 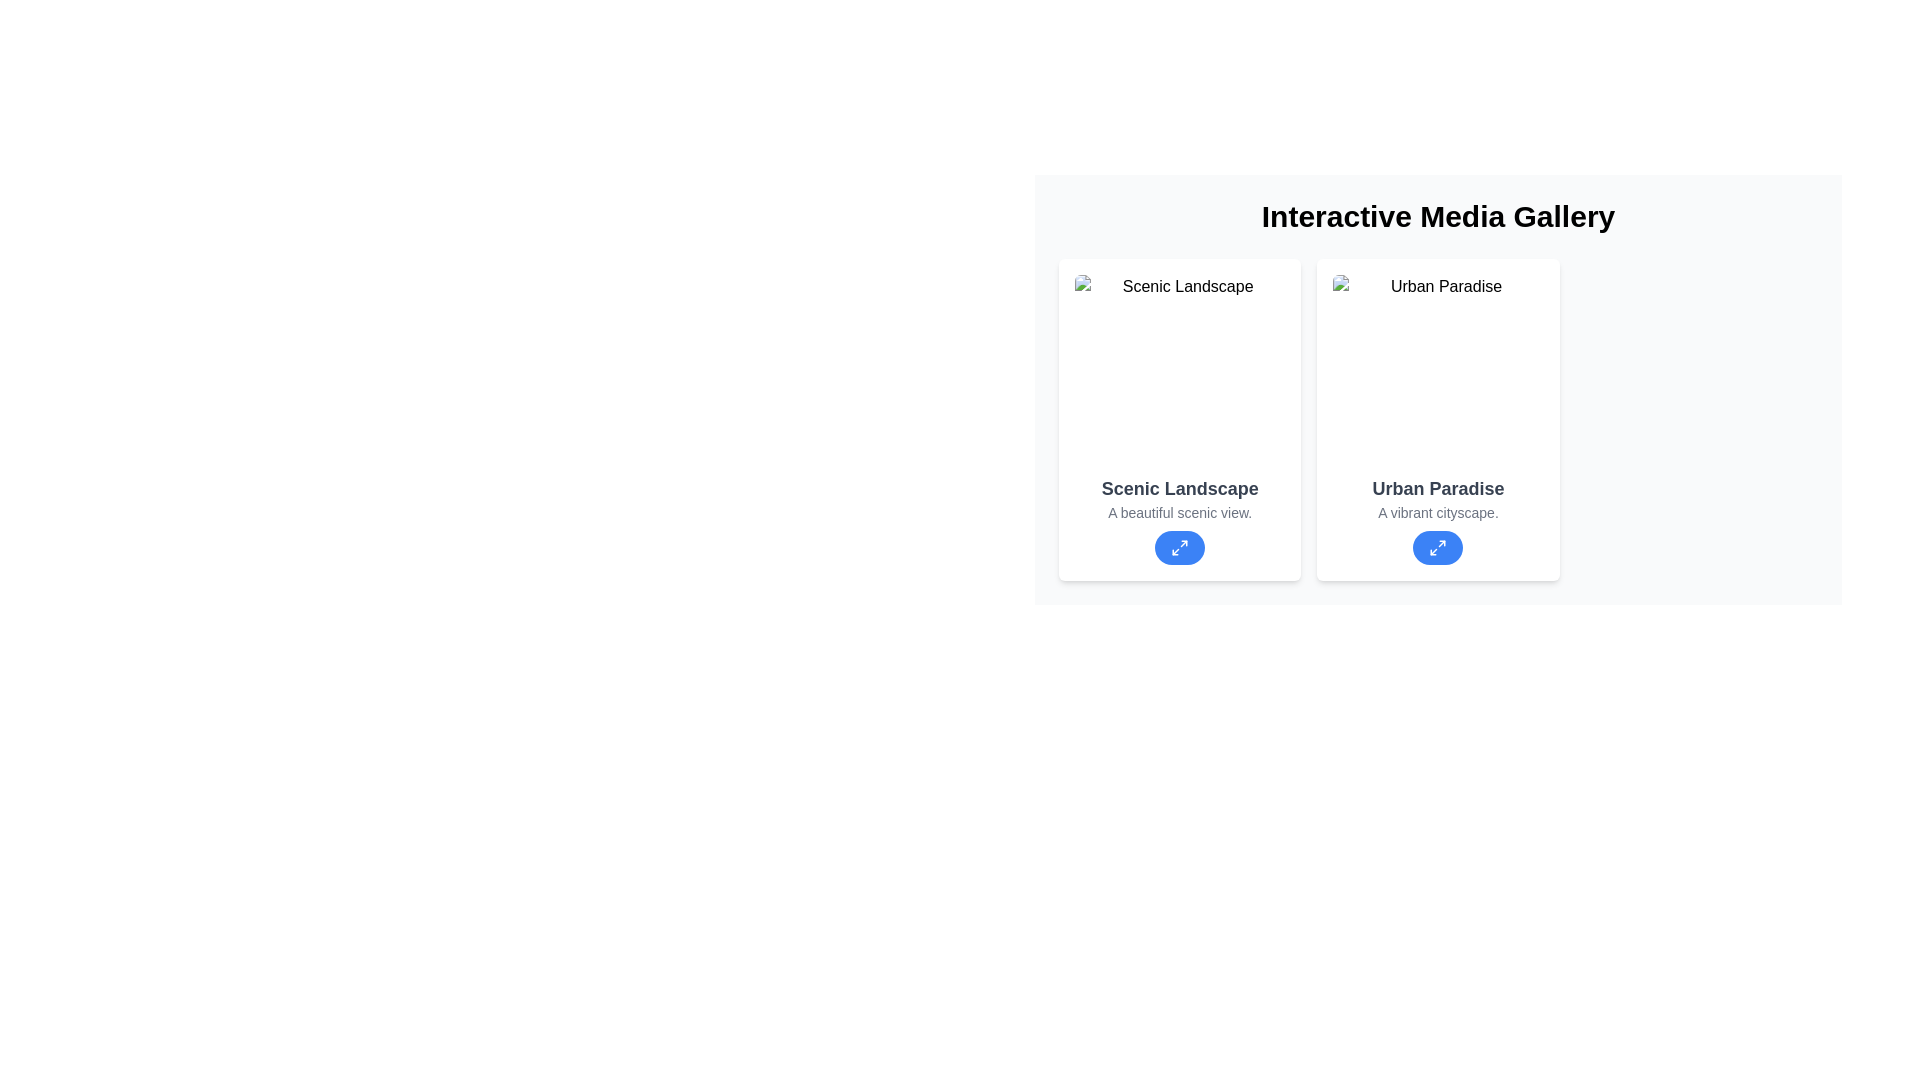 What do you see at coordinates (1437, 419) in the screenshot?
I see `the display card titled 'Urban Paradise', which is the second card in the two-column grid layout within the 'Interactive Media Gallery'` at bounding box center [1437, 419].